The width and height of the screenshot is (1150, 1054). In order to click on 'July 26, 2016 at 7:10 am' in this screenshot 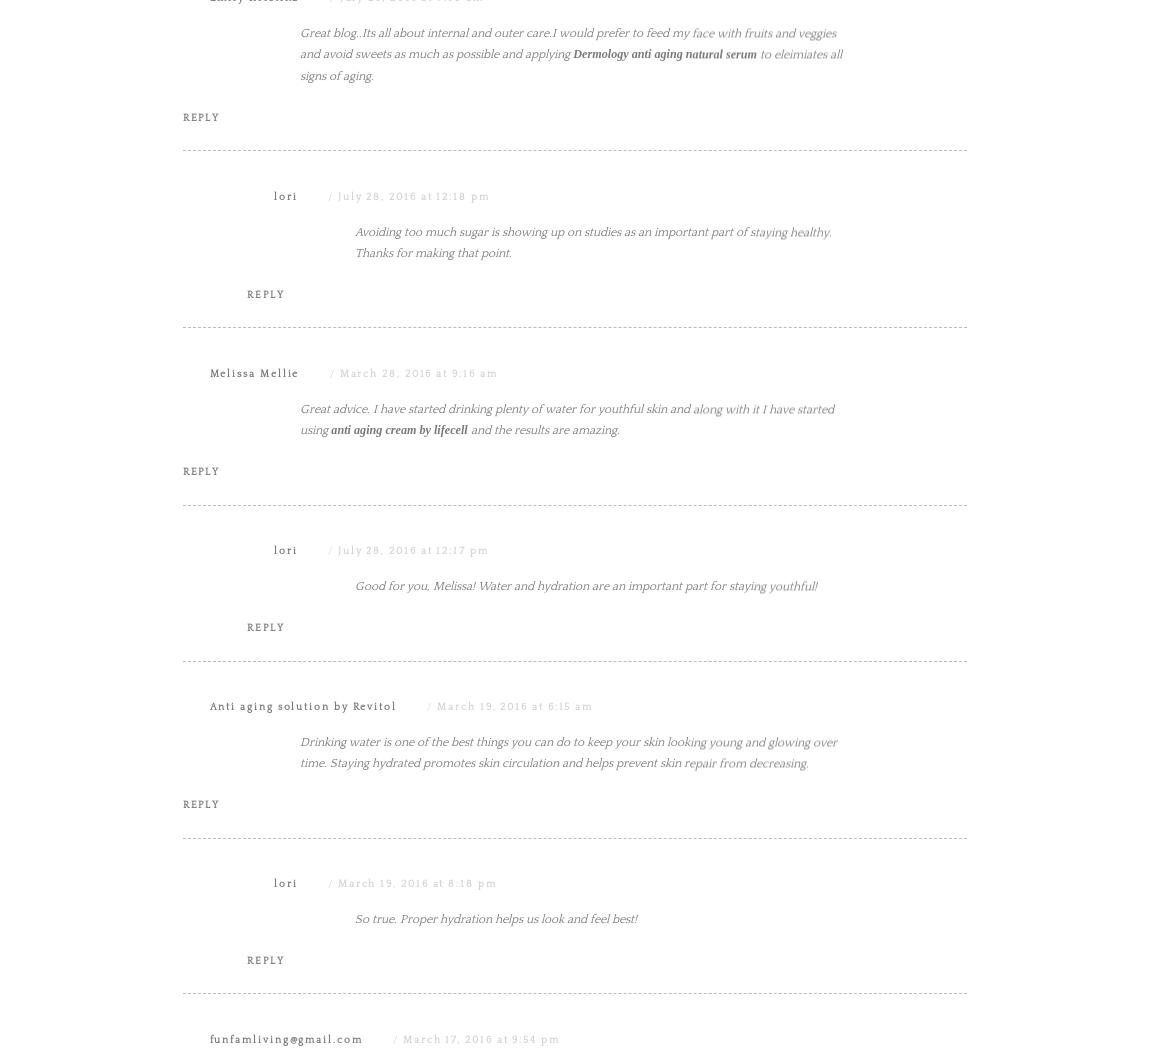, I will do `click(411, 197)`.